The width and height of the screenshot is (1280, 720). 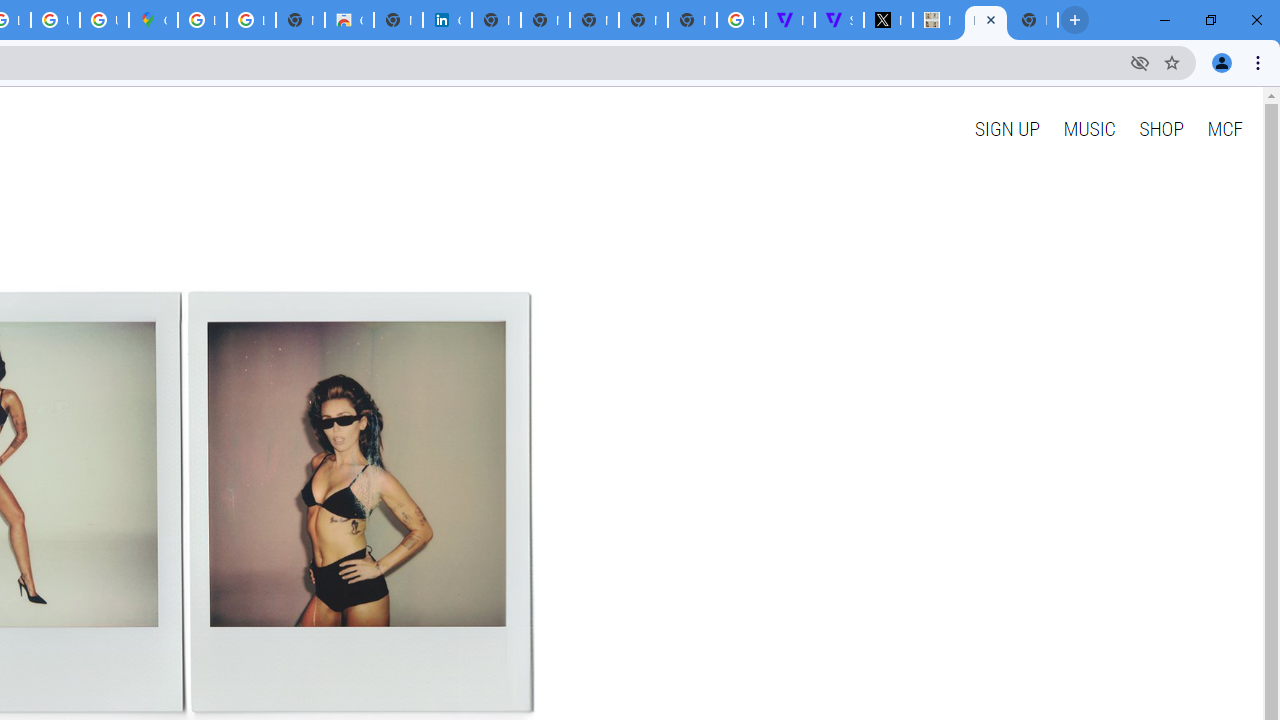 What do you see at coordinates (446, 20) in the screenshot?
I see `'Cookie Policy | LinkedIn'` at bounding box center [446, 20].